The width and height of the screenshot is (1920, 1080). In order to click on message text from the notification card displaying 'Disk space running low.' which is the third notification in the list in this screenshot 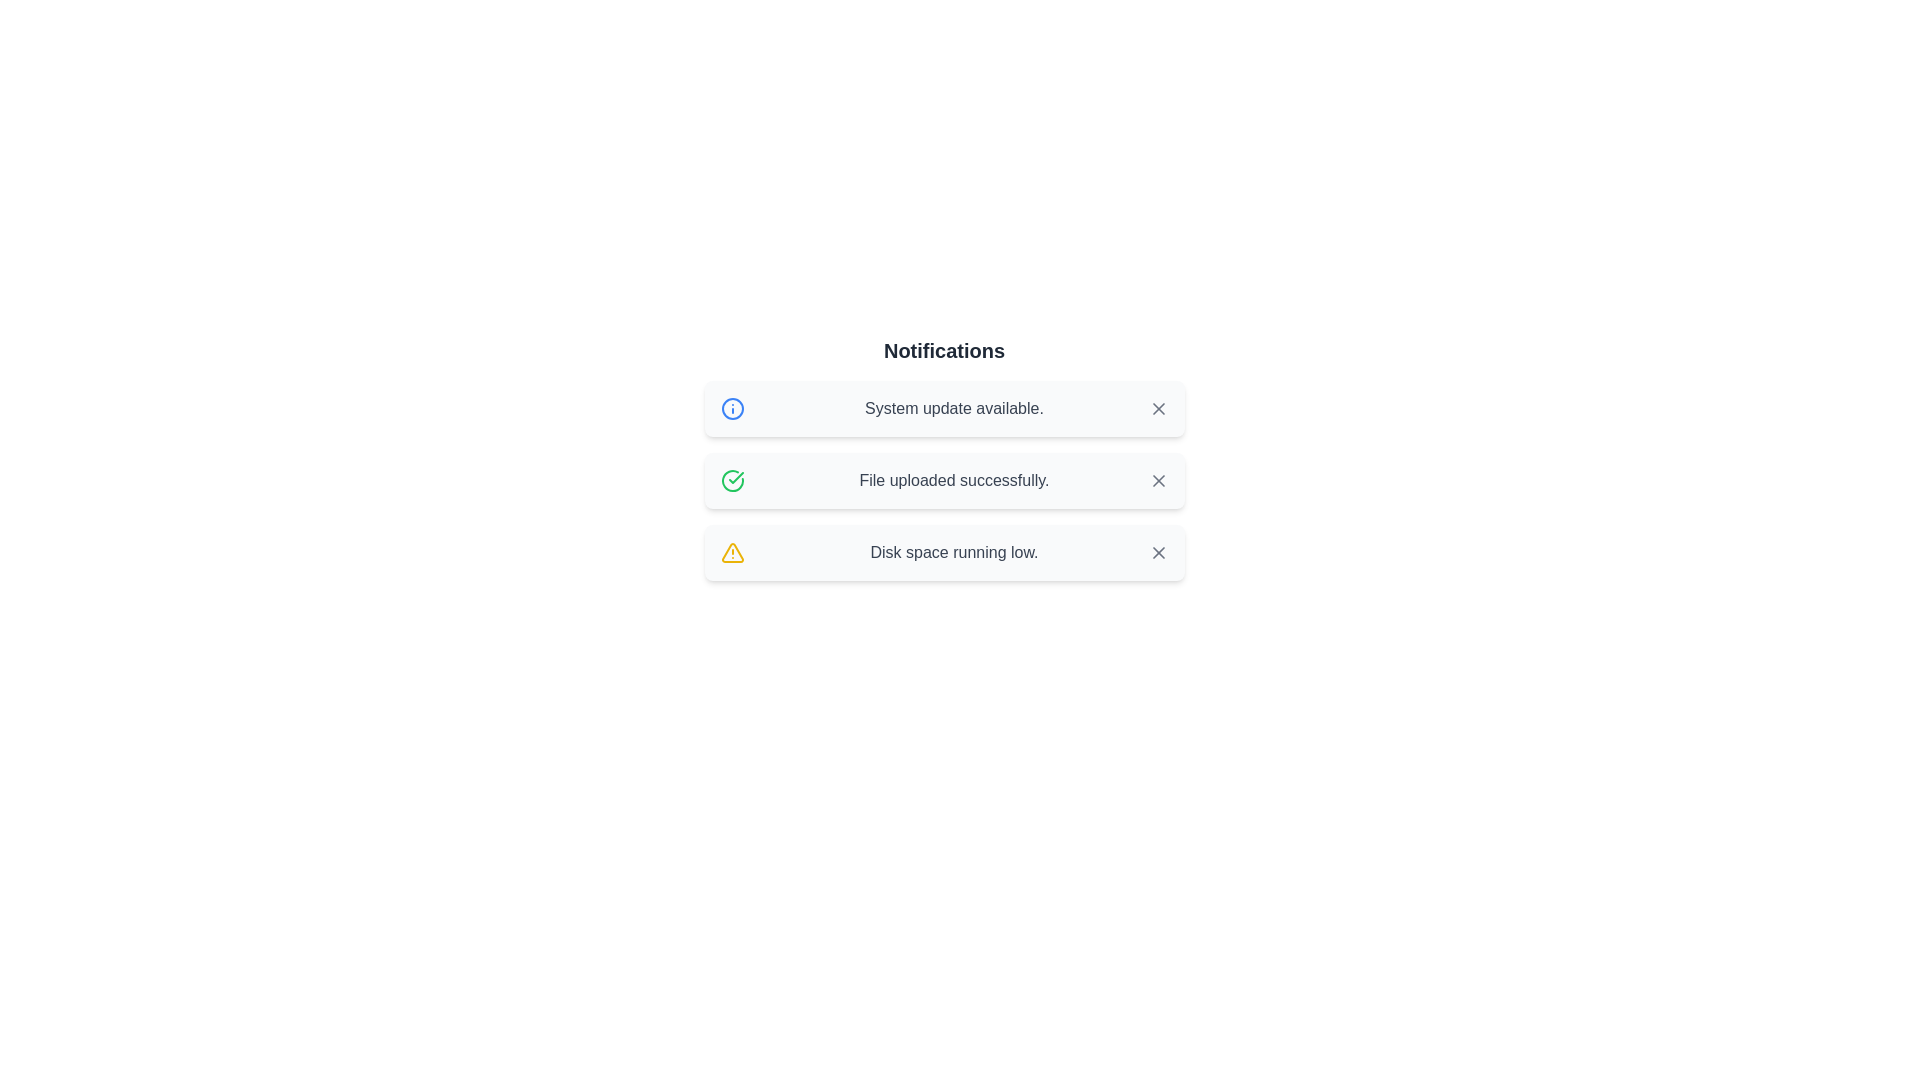, I will do `click(943, 552)`.